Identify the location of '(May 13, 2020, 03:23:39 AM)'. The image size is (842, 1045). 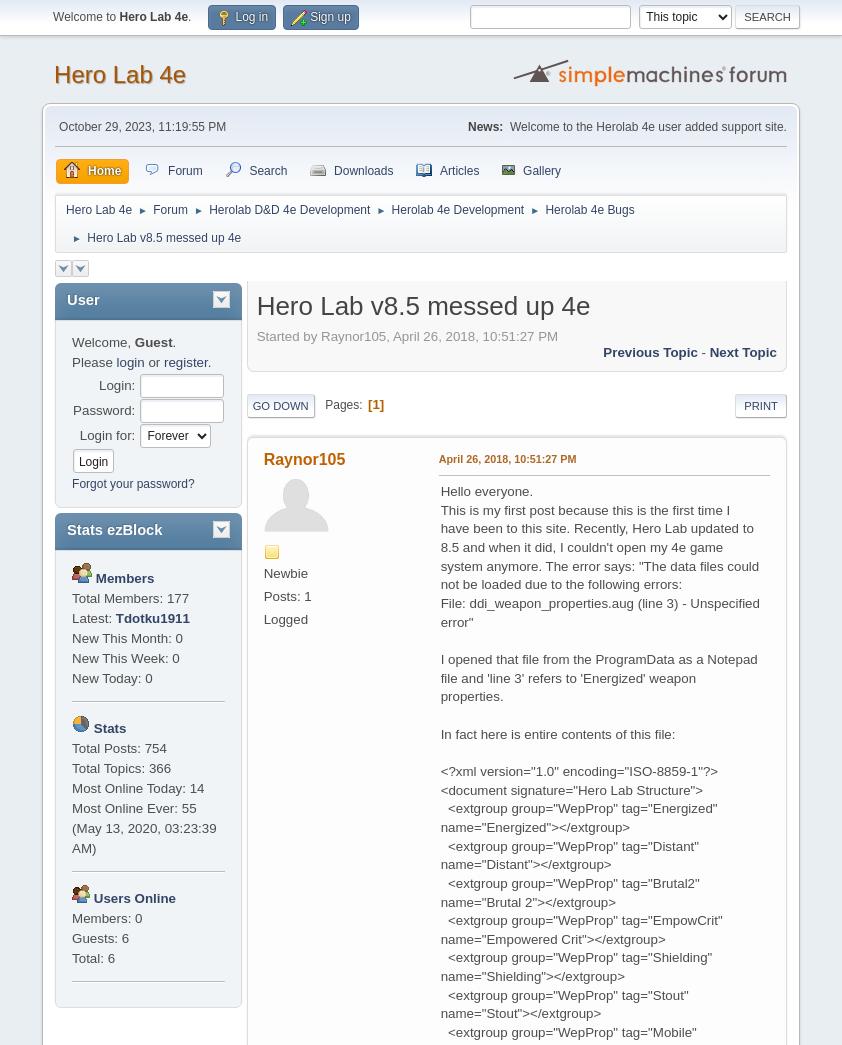
(142, 836).